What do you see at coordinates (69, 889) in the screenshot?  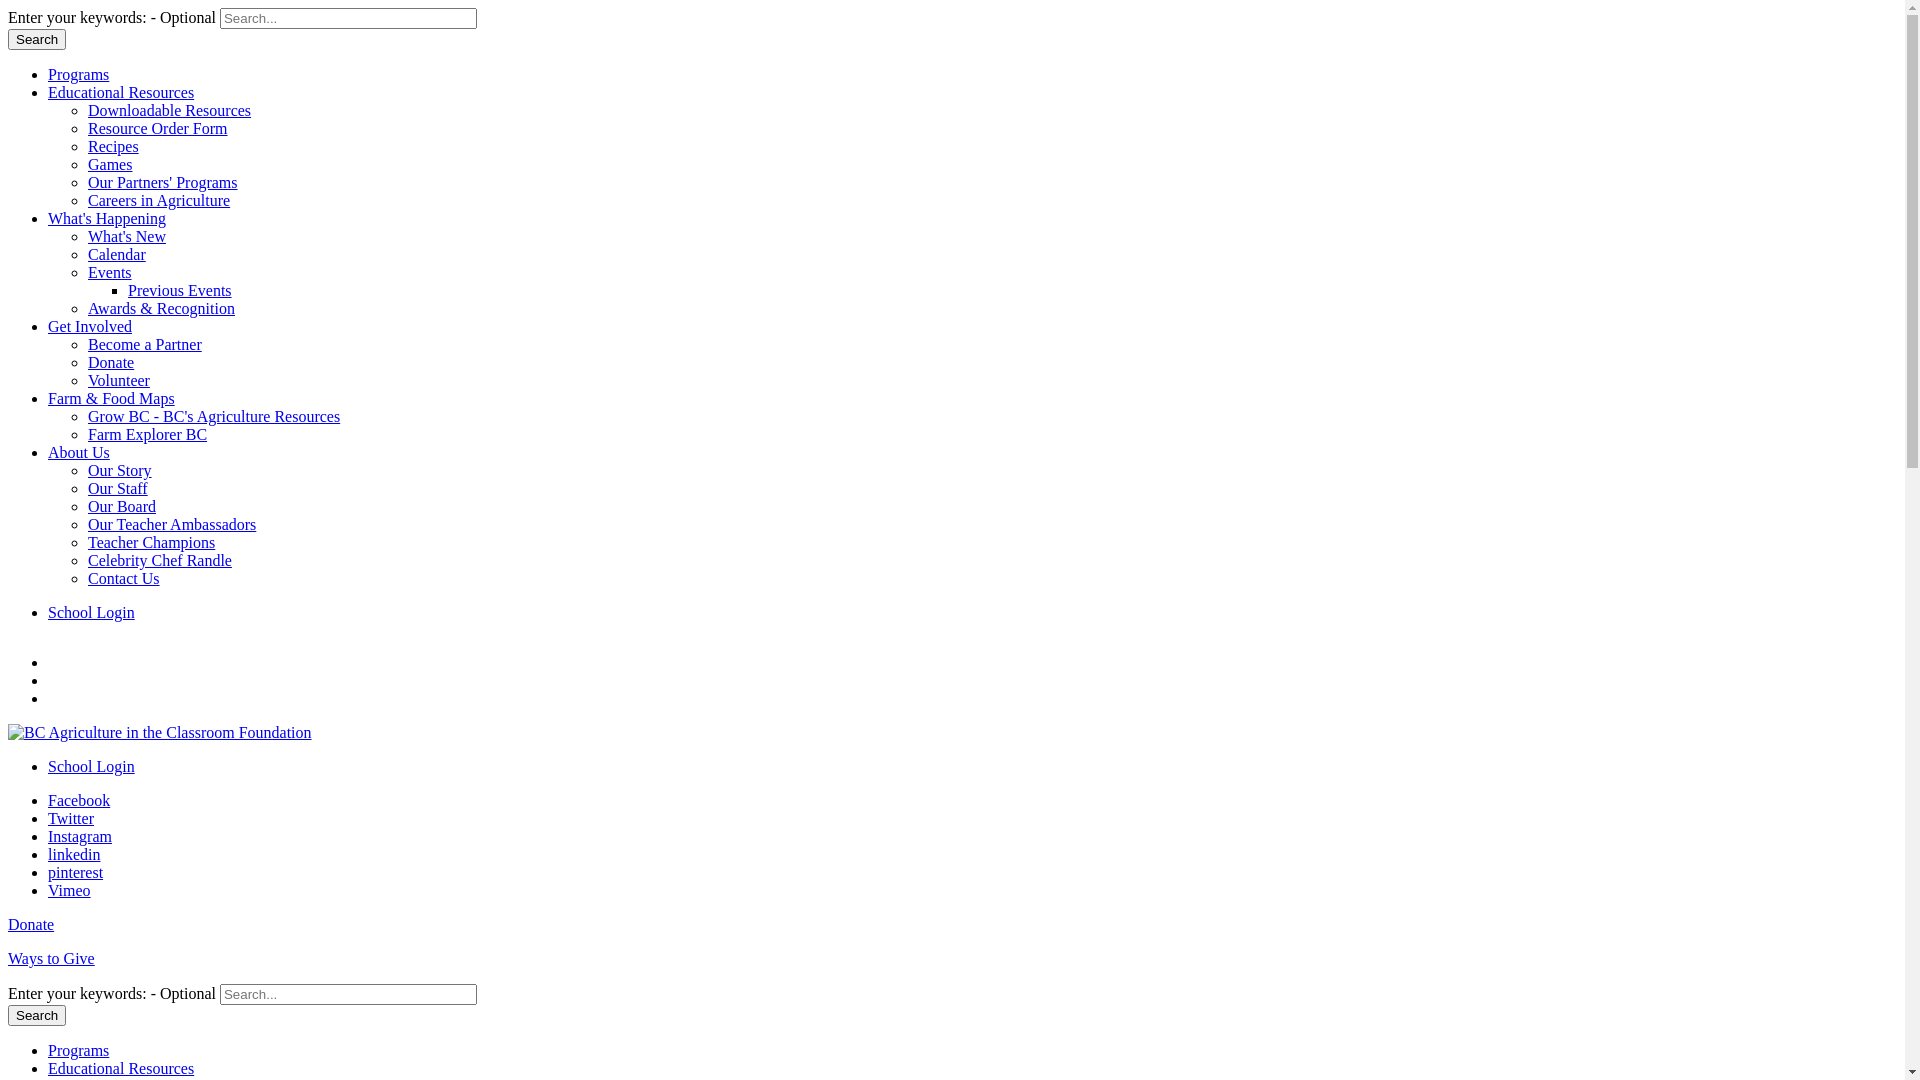 I see `'Vimeo'` at bounding box center [69, 889].